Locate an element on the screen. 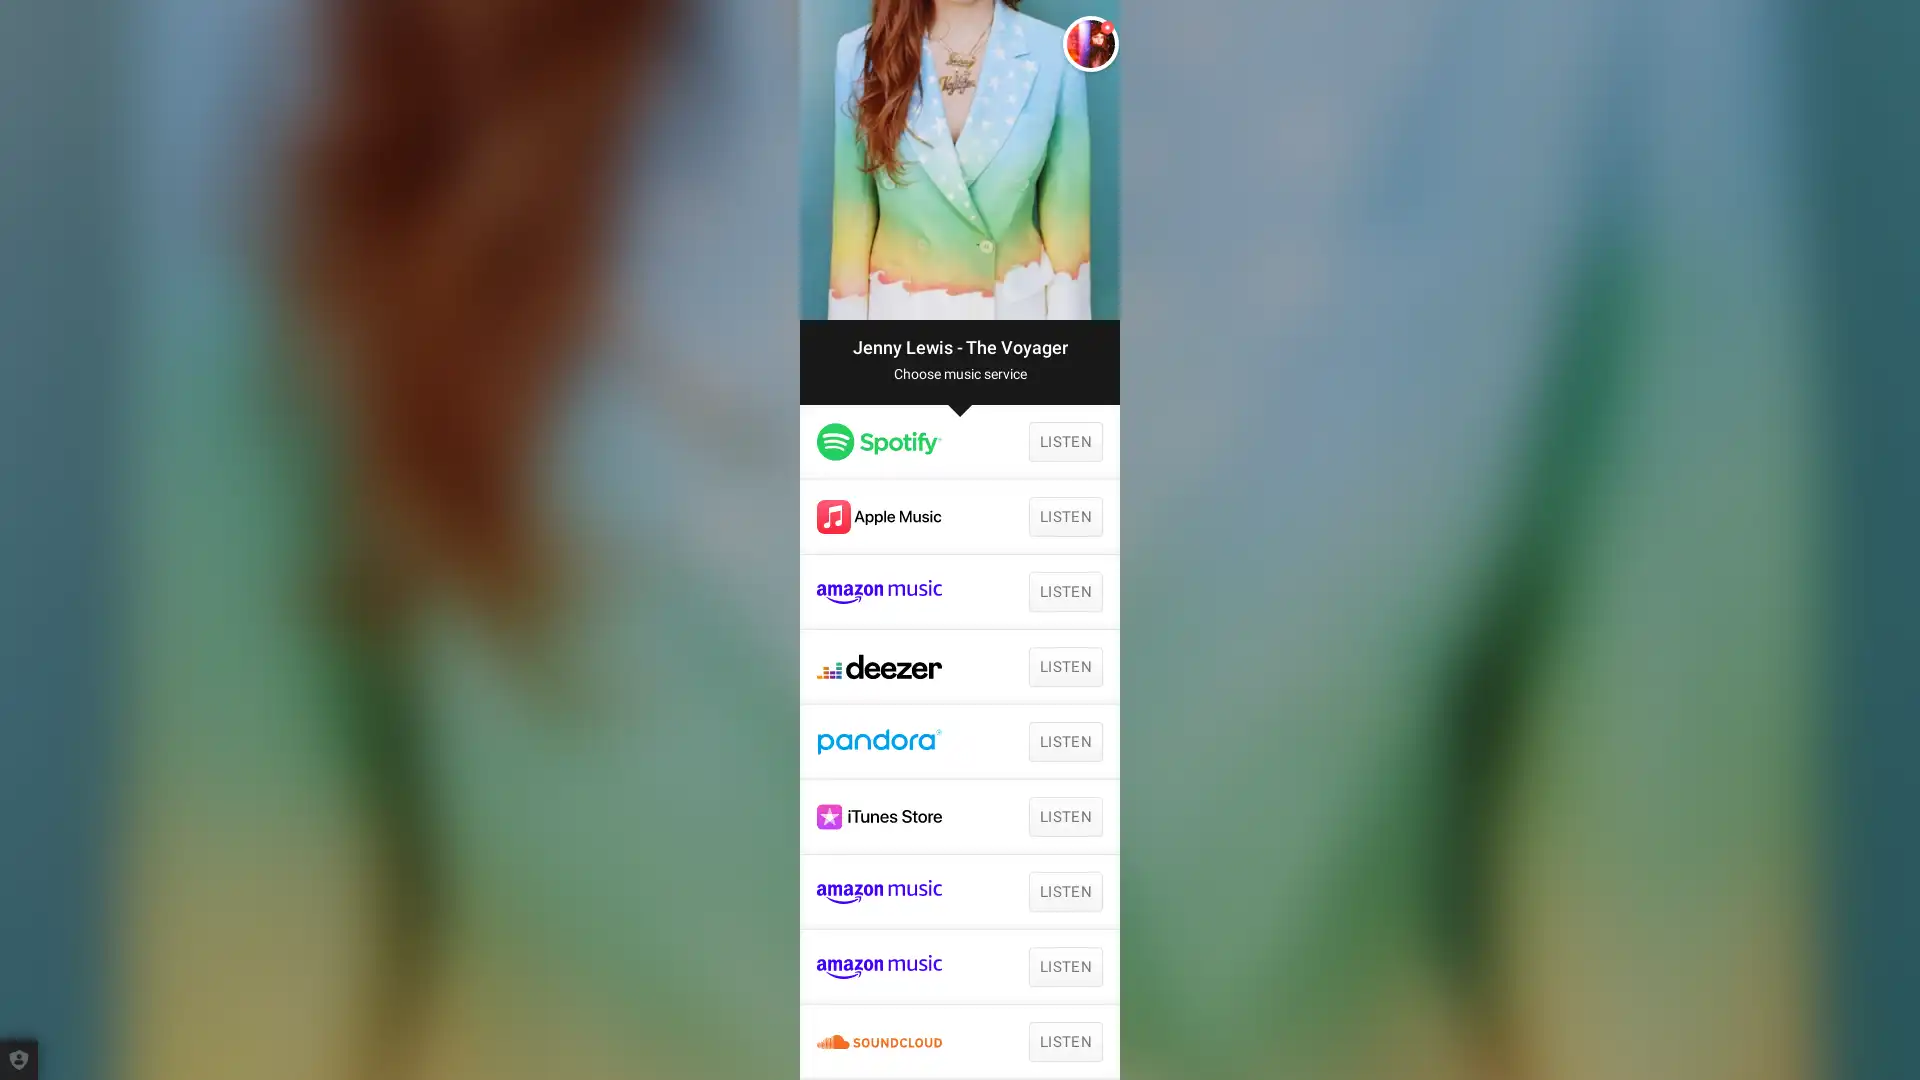  LISTEN is located at coordinates (1064, 590).